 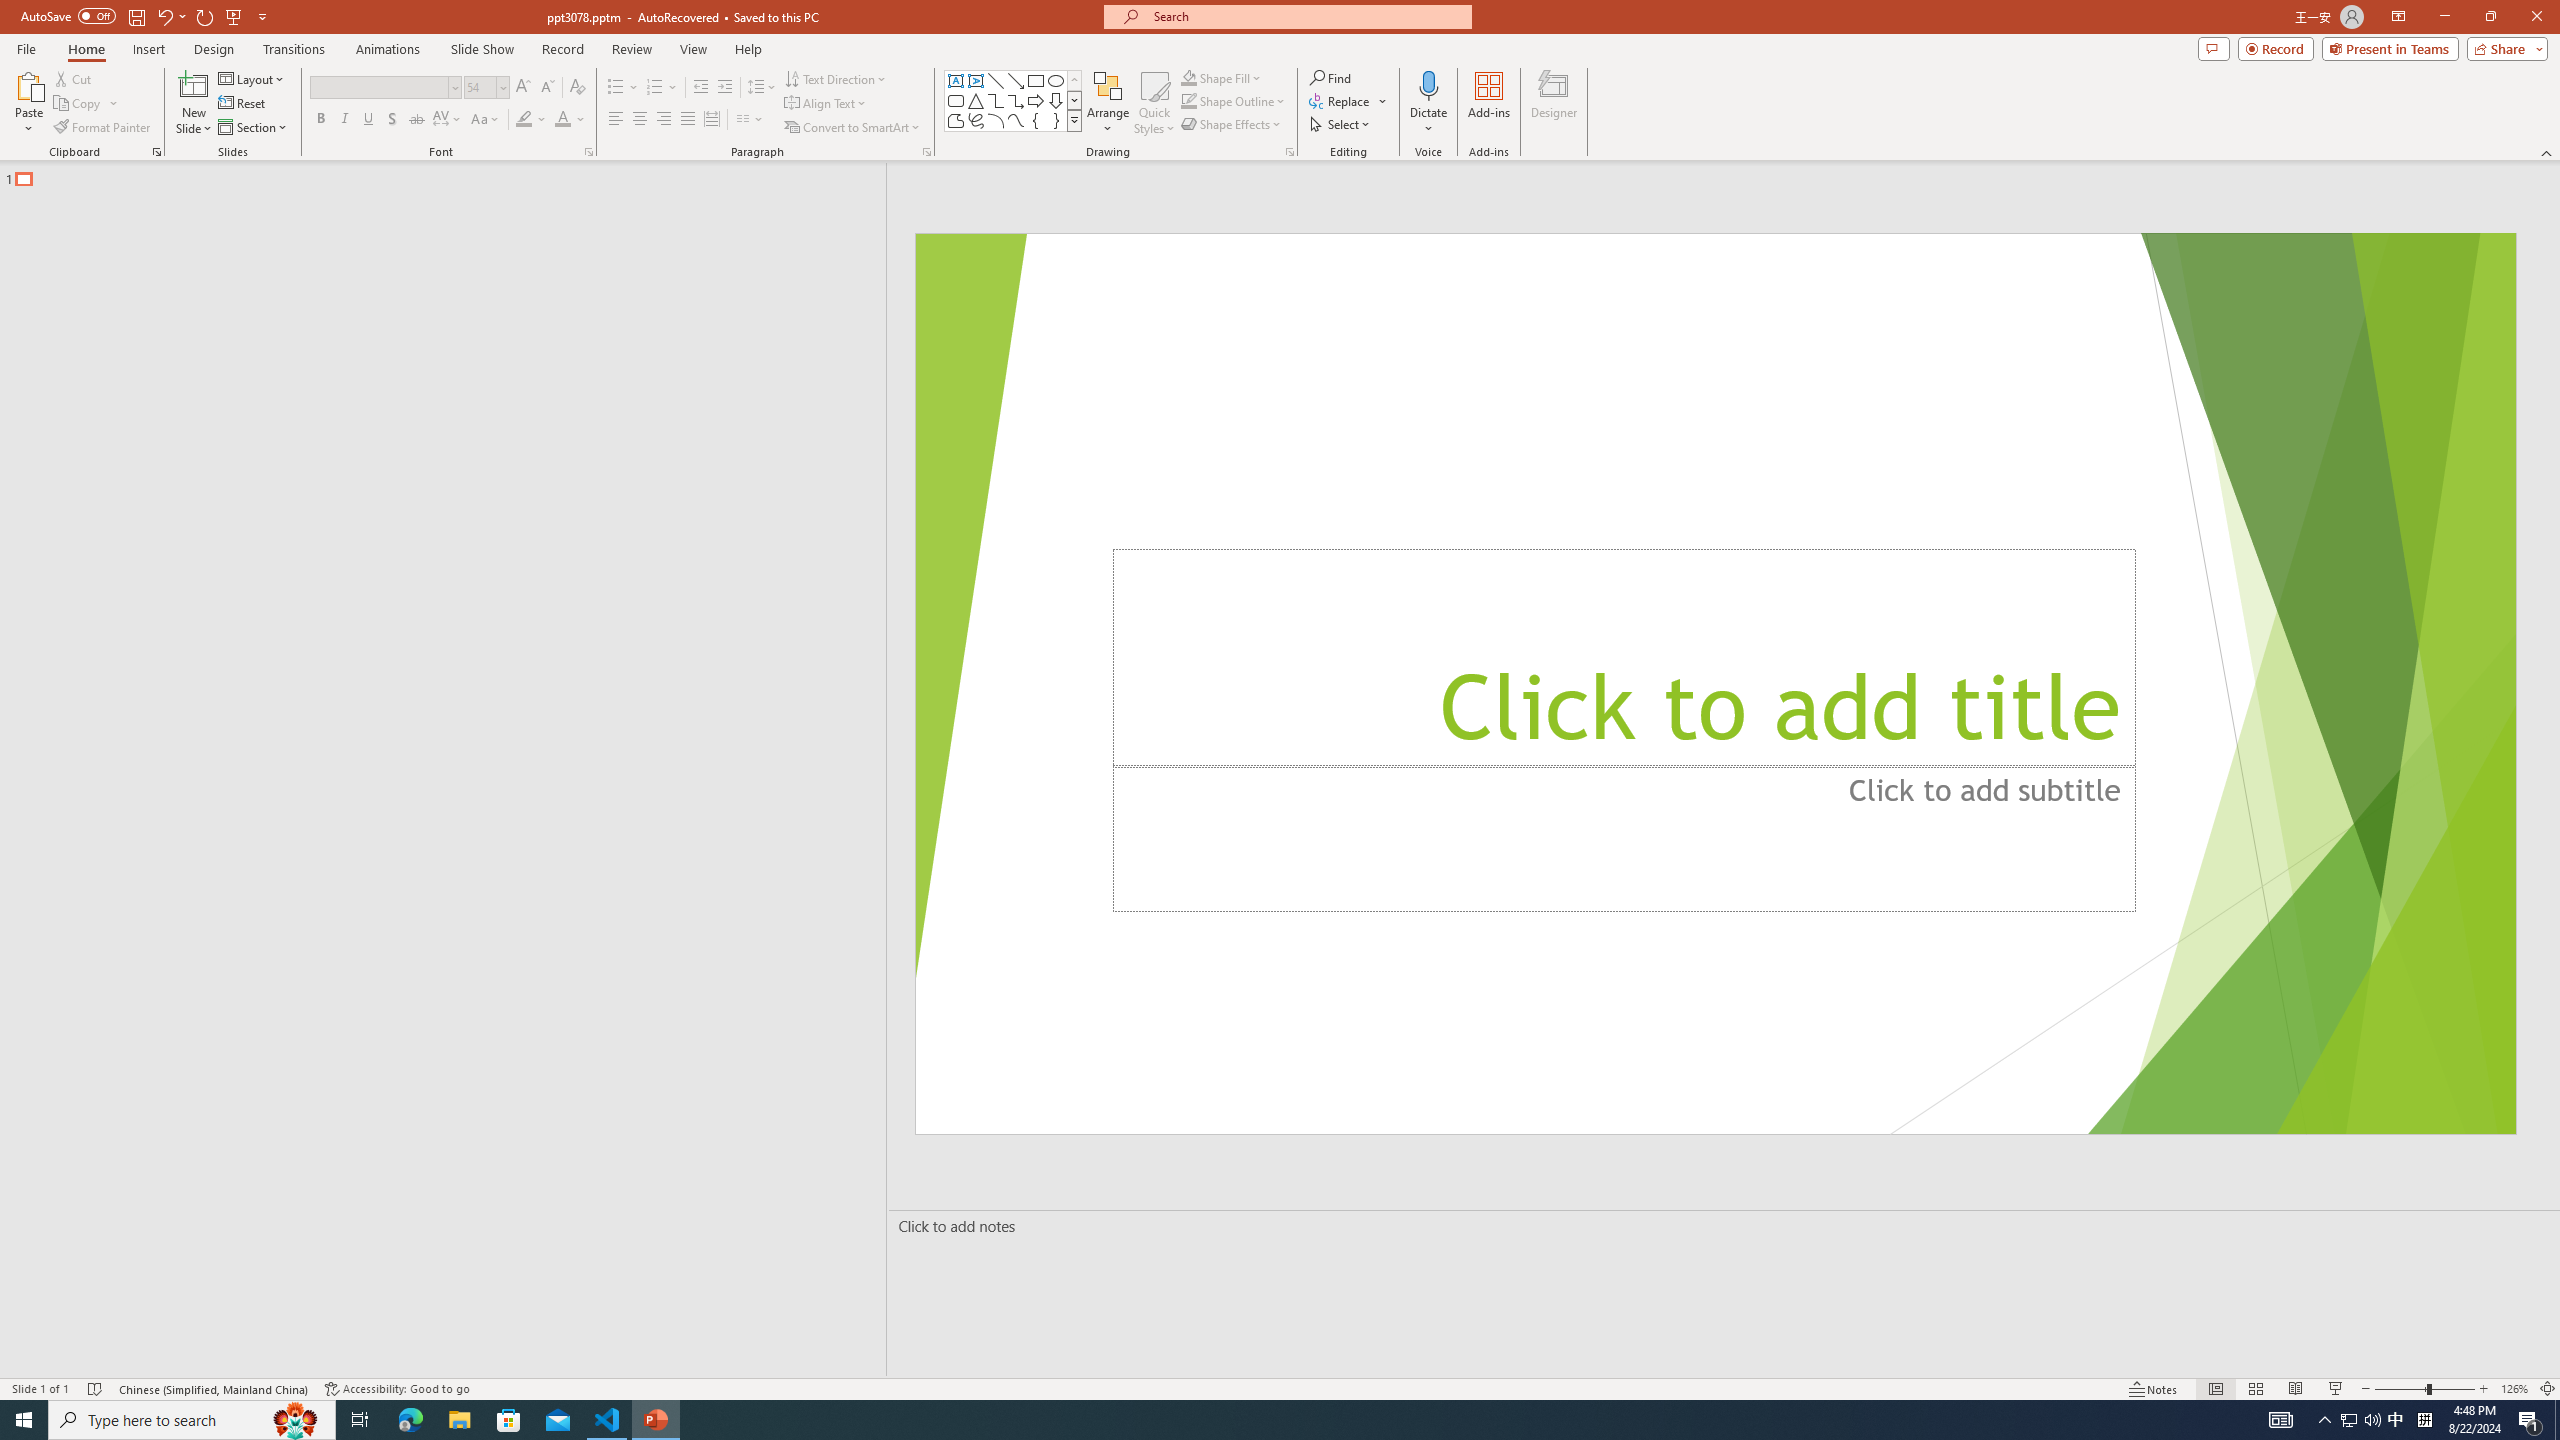 I want to click on 'Zoom 126%', so click(x=2515, y=1389).